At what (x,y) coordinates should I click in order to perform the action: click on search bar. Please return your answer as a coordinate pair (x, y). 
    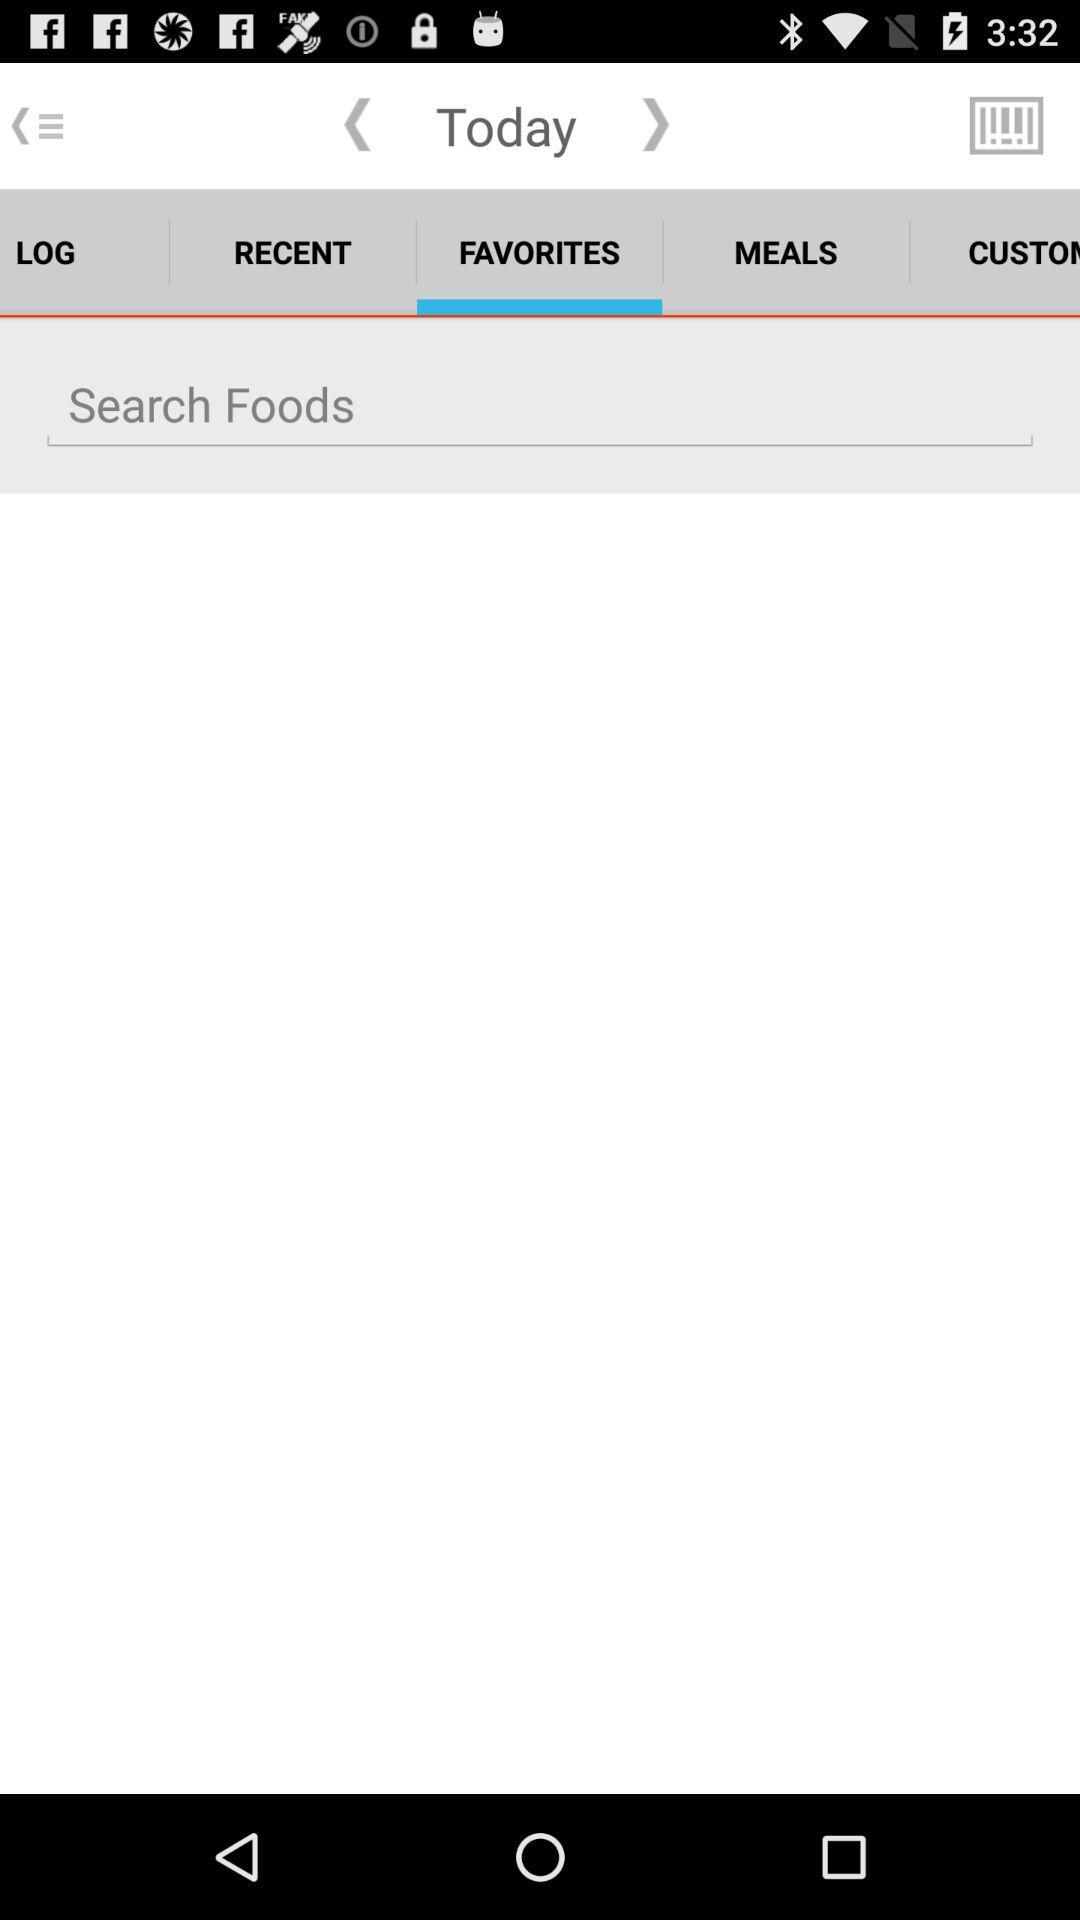
    Looking at the image, I should click on (540, 403).